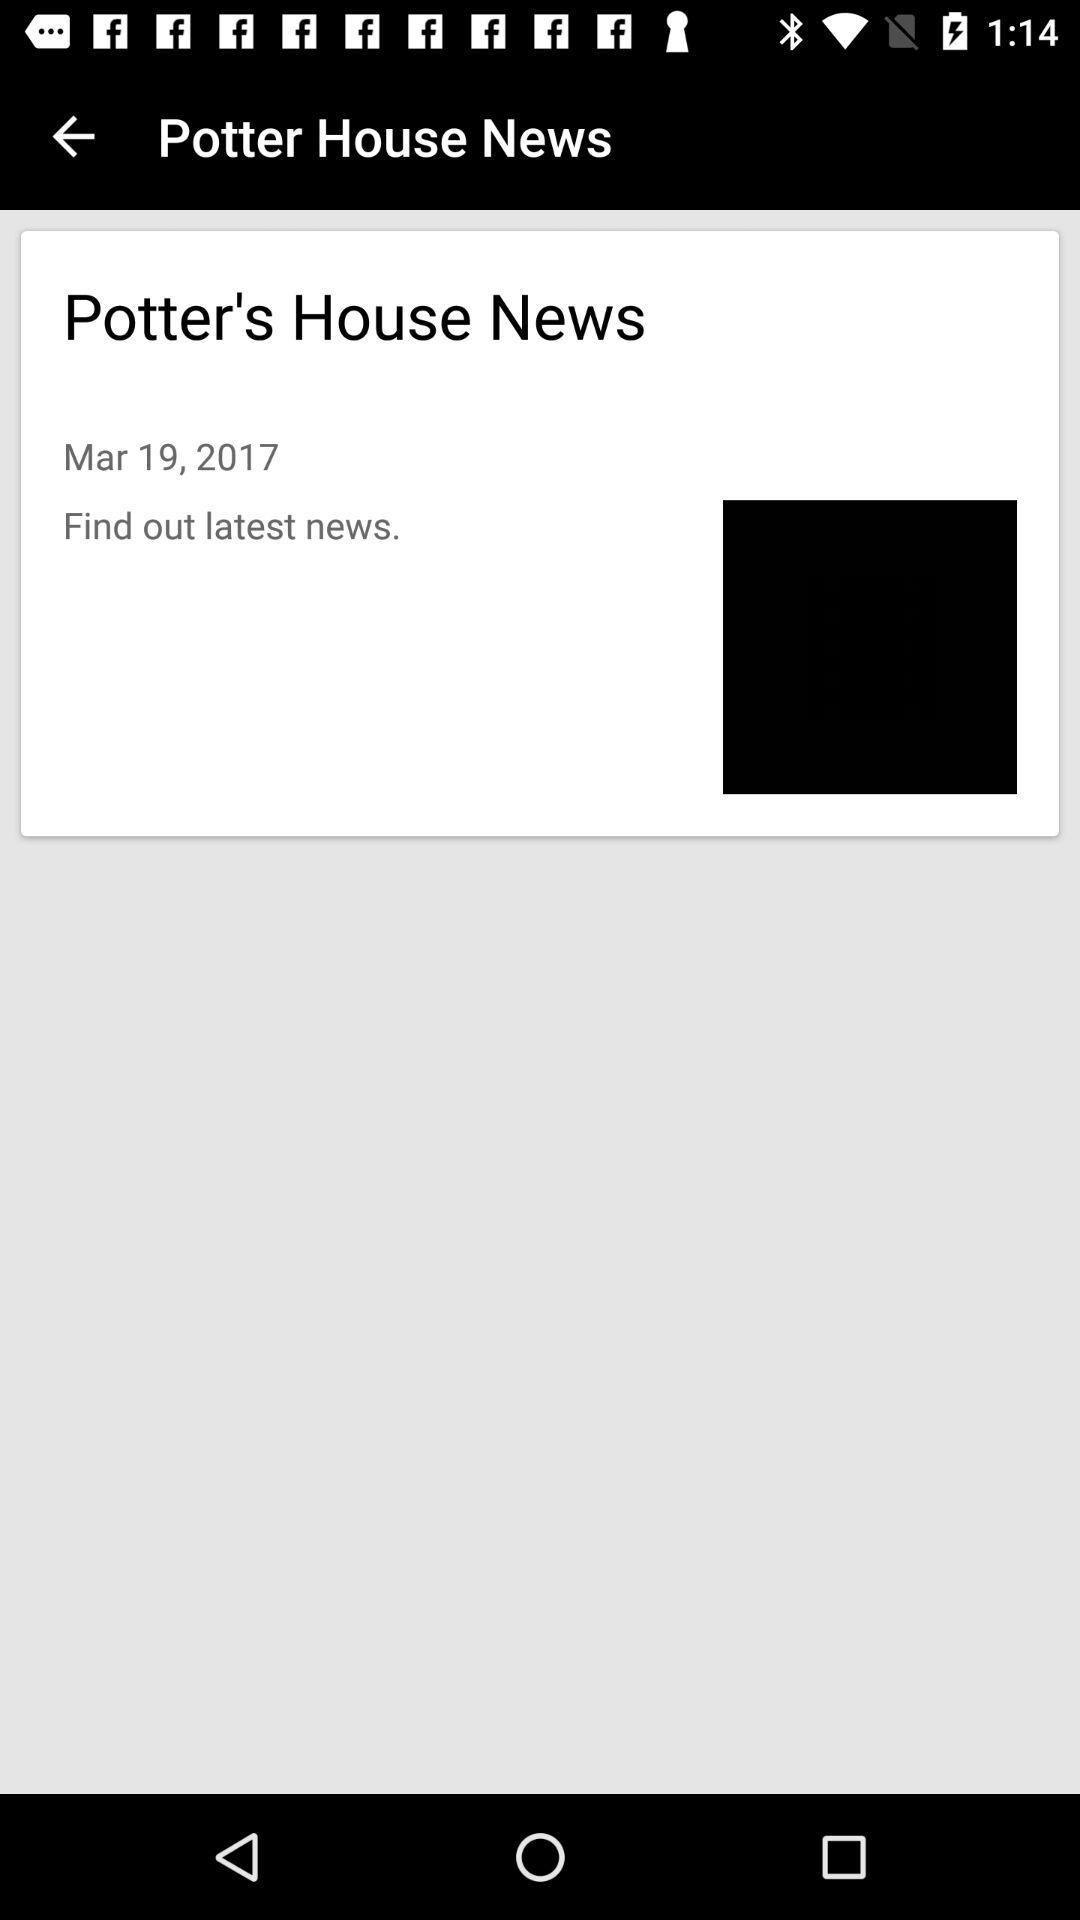  Describe the element at coordinates (72, 135) in the screenshot. I see `app to the left of potter house news icon` at that location.